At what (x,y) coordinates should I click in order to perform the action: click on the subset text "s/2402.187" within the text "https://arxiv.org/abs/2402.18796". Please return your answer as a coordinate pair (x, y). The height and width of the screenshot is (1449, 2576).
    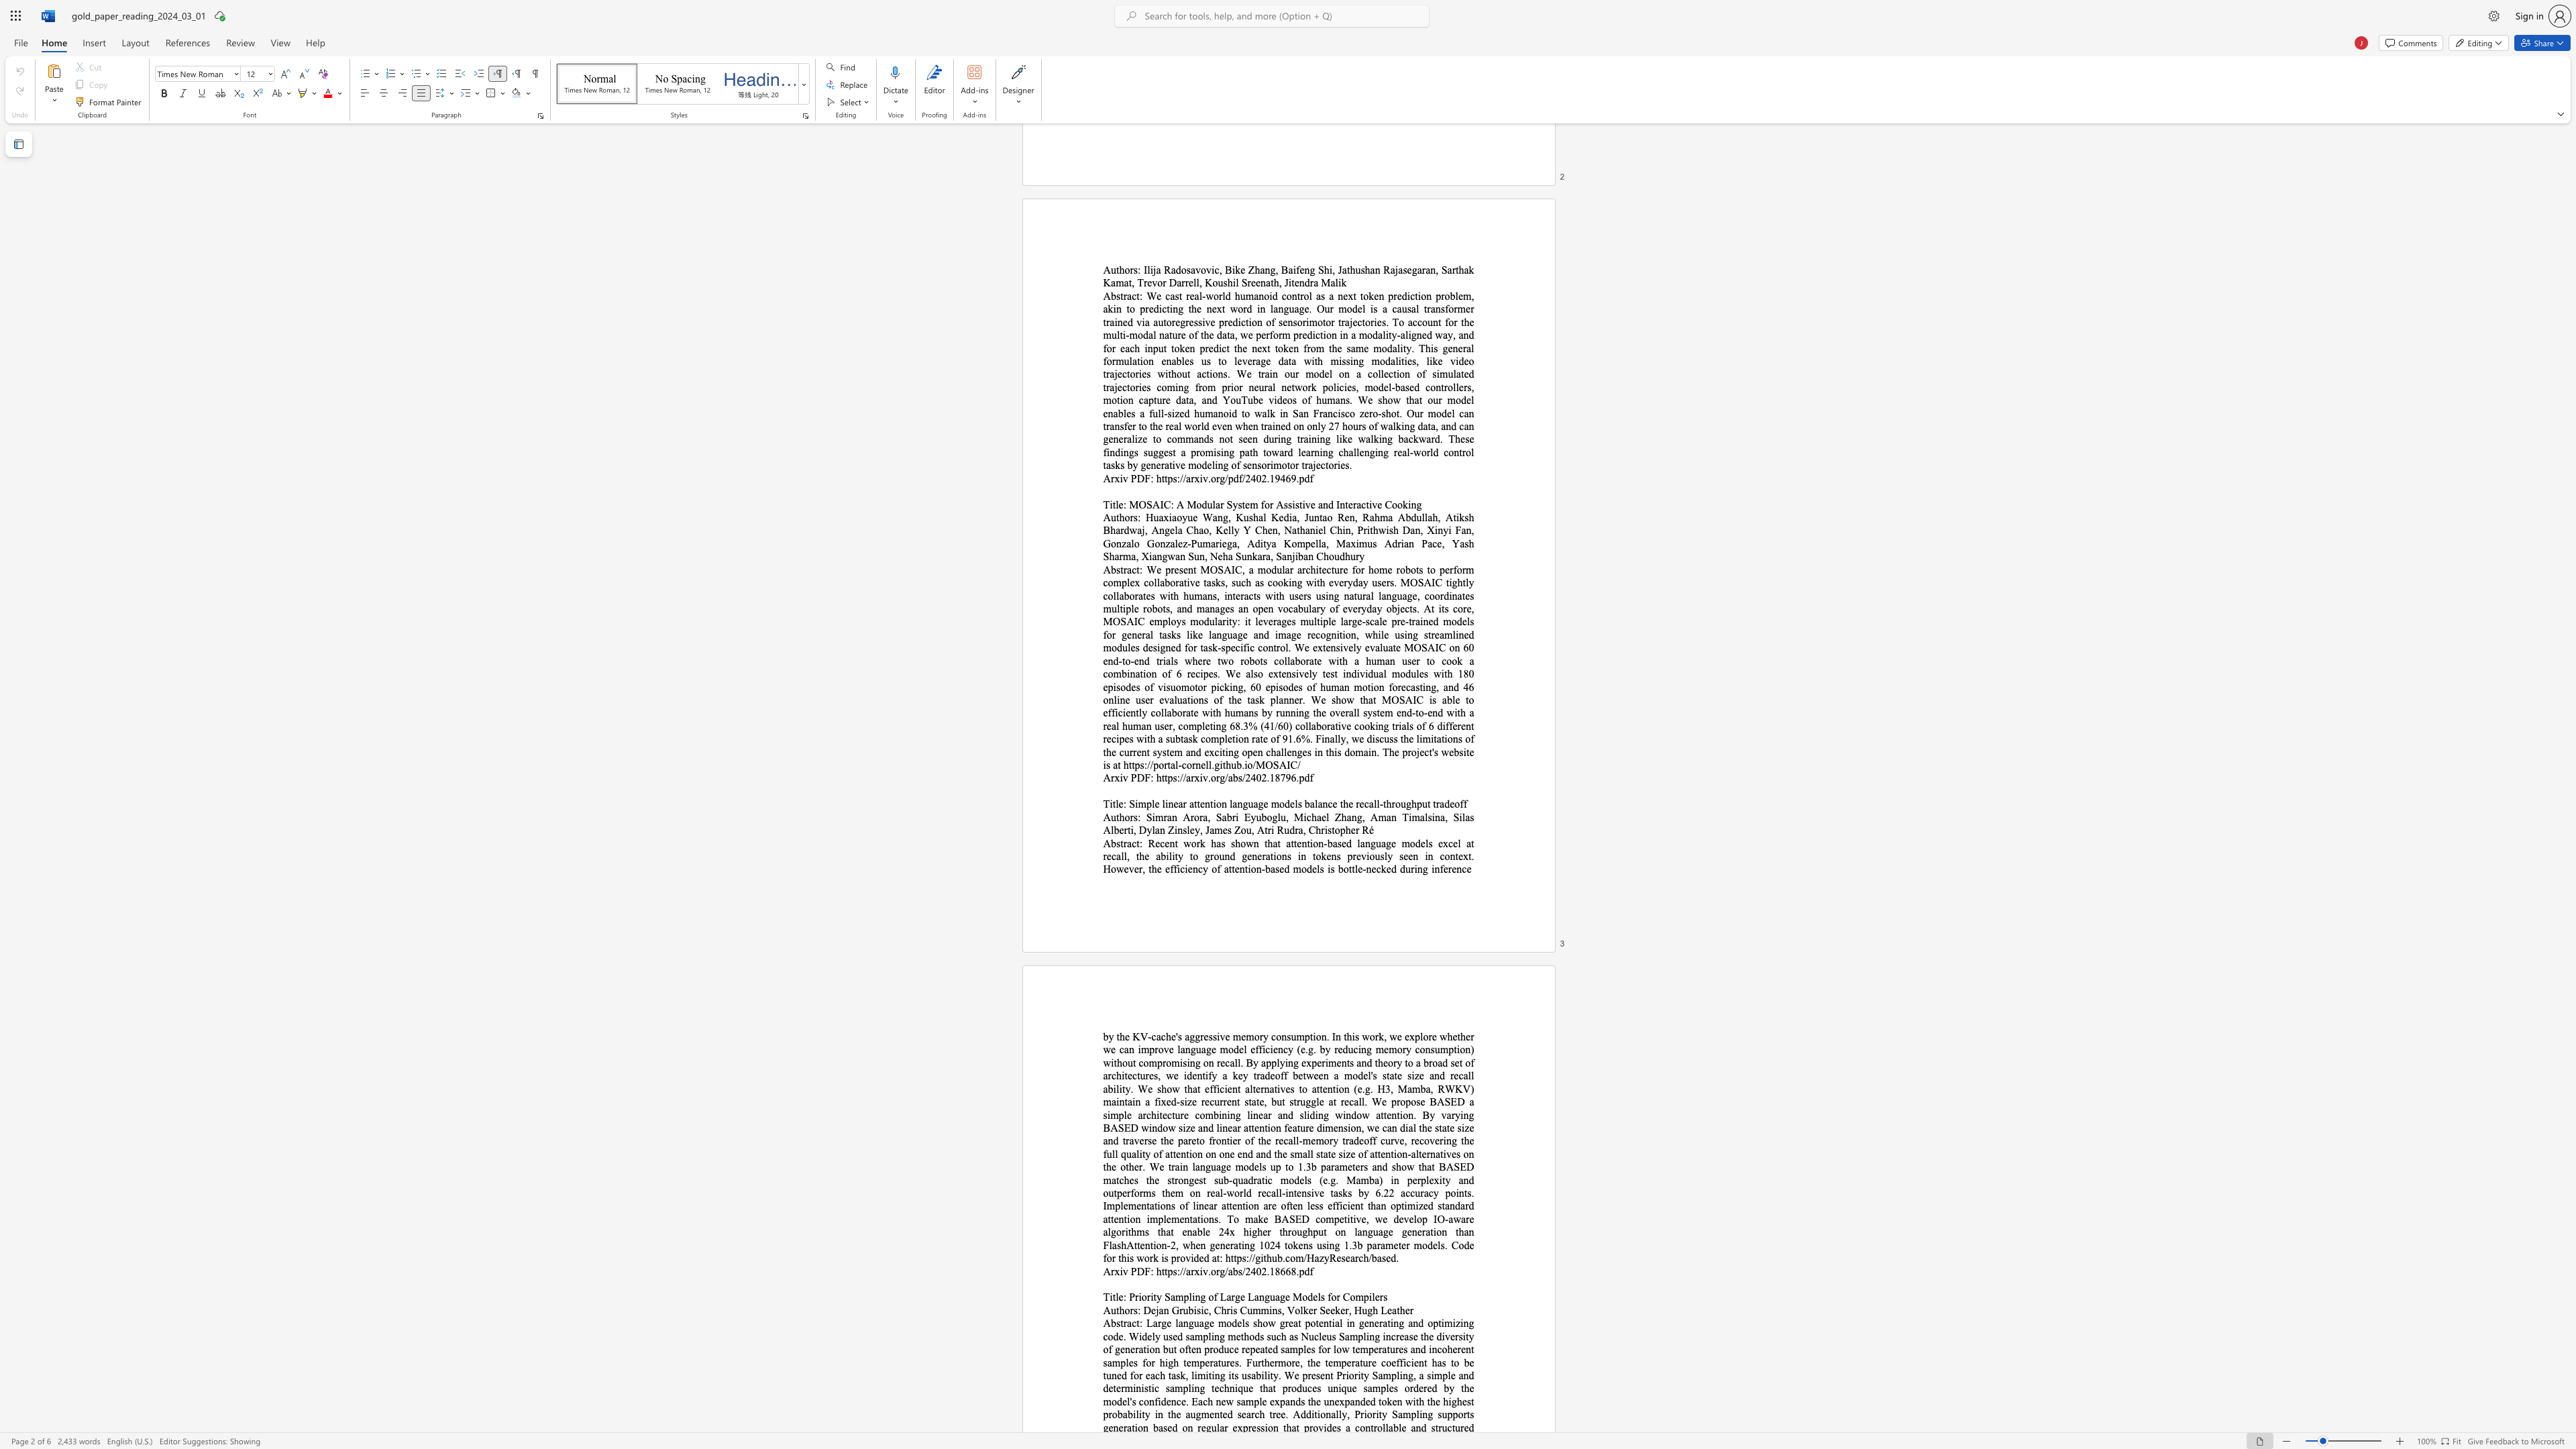
    Looking at the image, I should click on (1237, 776).